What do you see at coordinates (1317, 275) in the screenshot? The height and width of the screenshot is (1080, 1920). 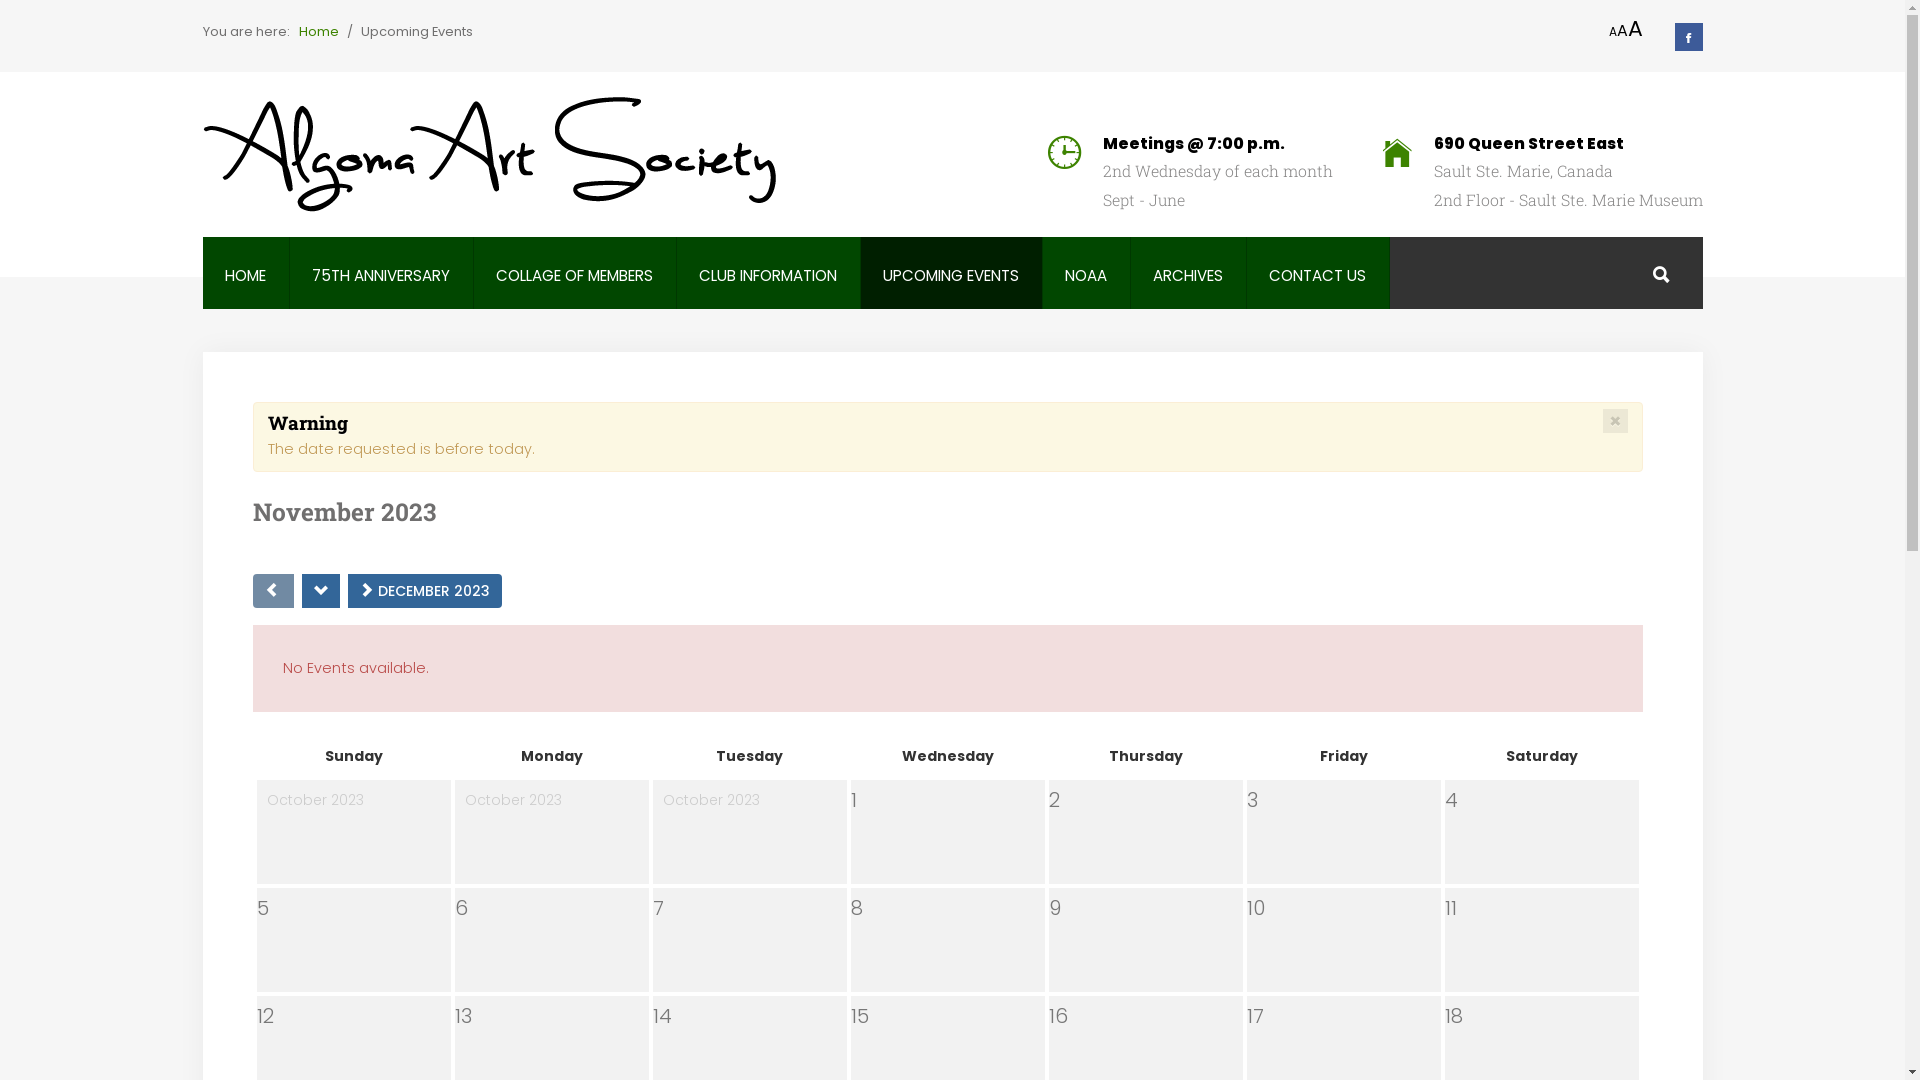 I see `'CONTACT US'` at bounding box center [1317, 275].